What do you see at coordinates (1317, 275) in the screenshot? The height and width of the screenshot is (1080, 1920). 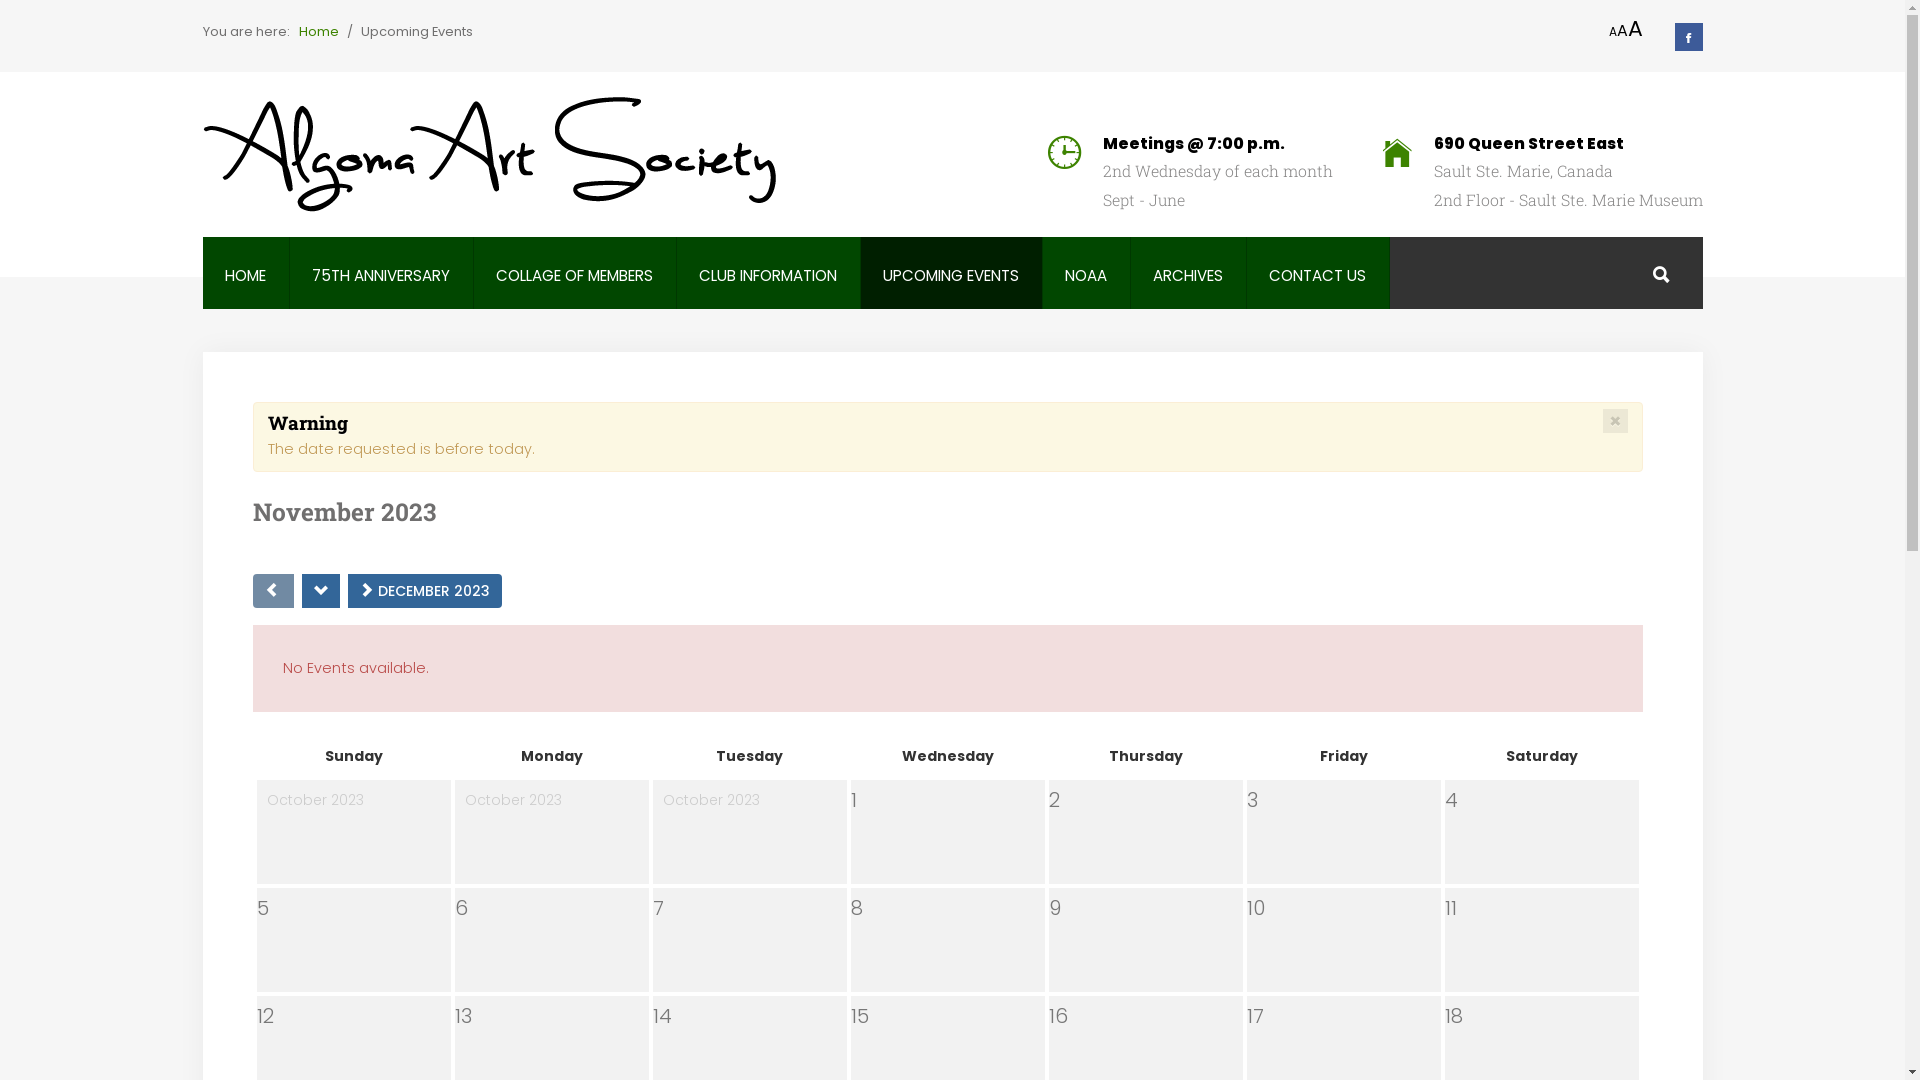 I see `'CONTACT US'` at bounding box center [1317, 275].